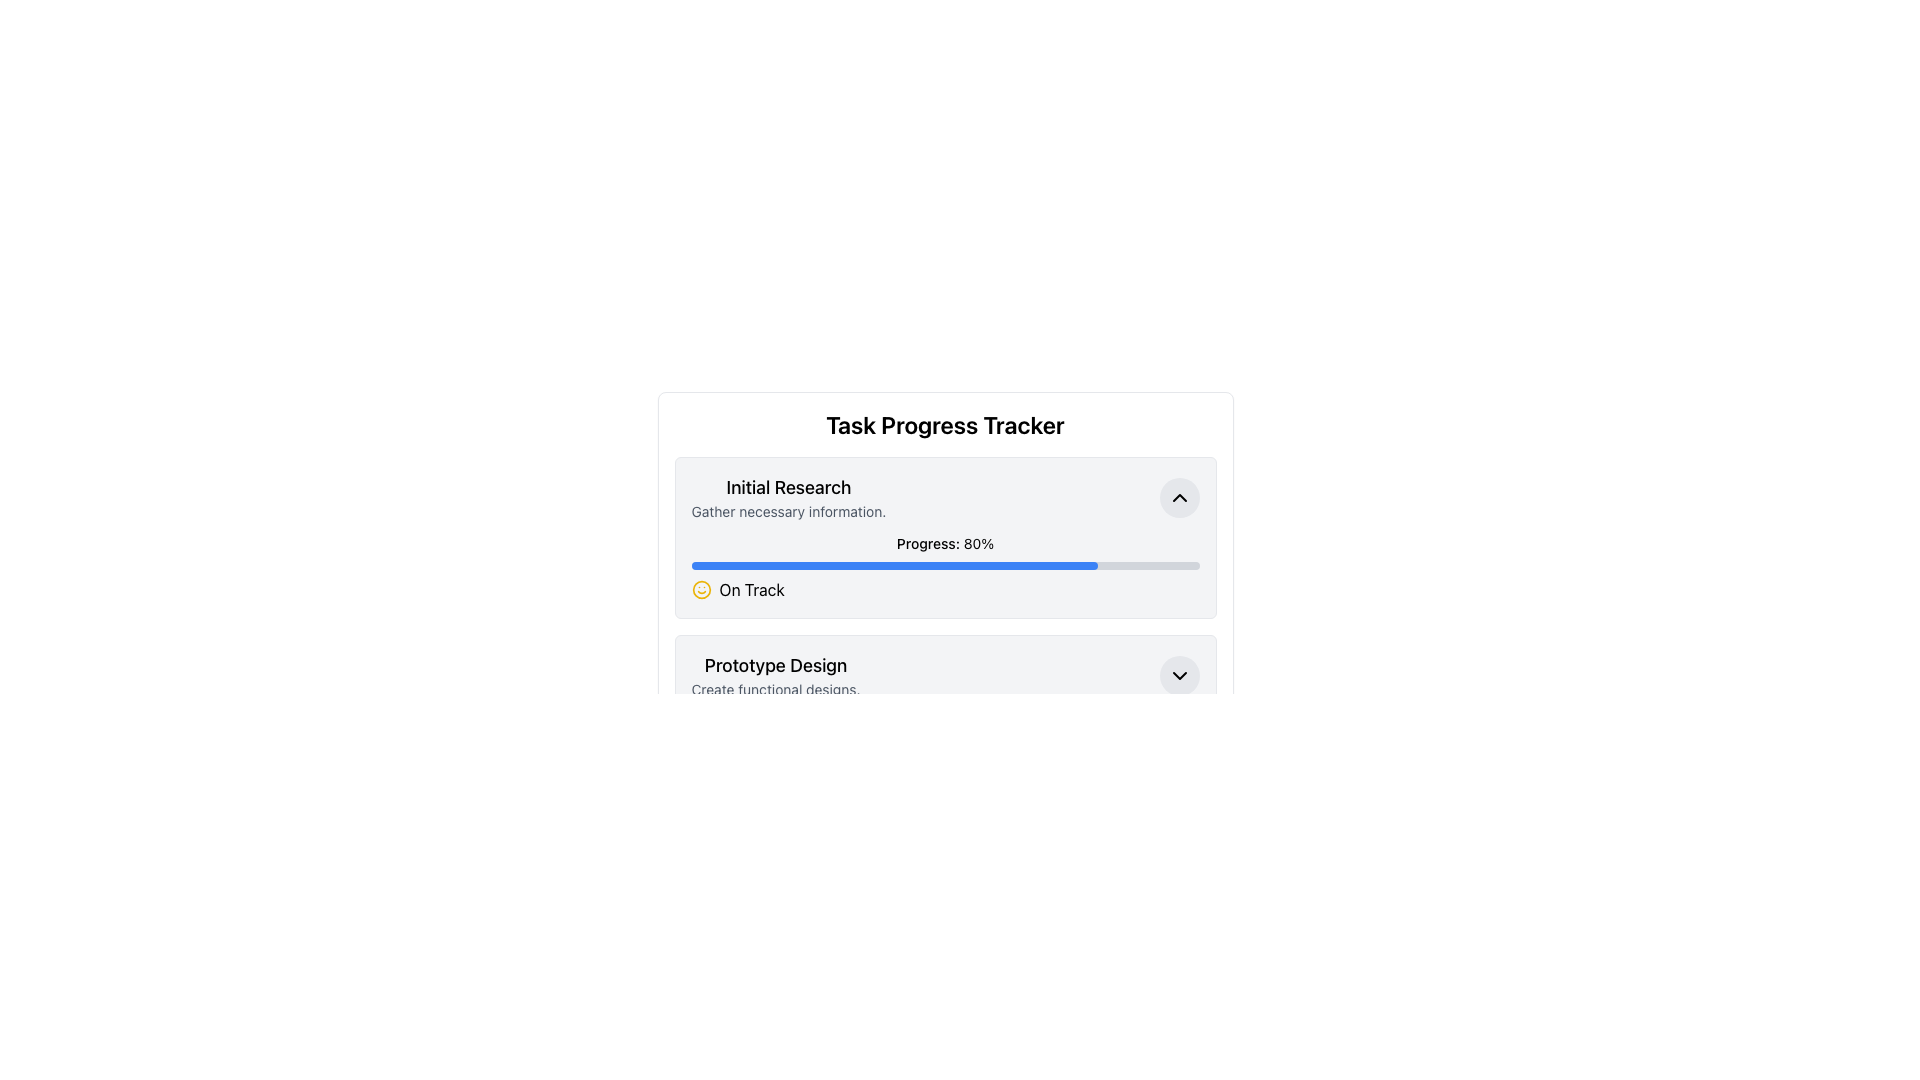  What do you see at coordinates (944, 536) in the screenshot?
I see `the progress card at the top of the task progress tracker` at bounding box center [944, 536].